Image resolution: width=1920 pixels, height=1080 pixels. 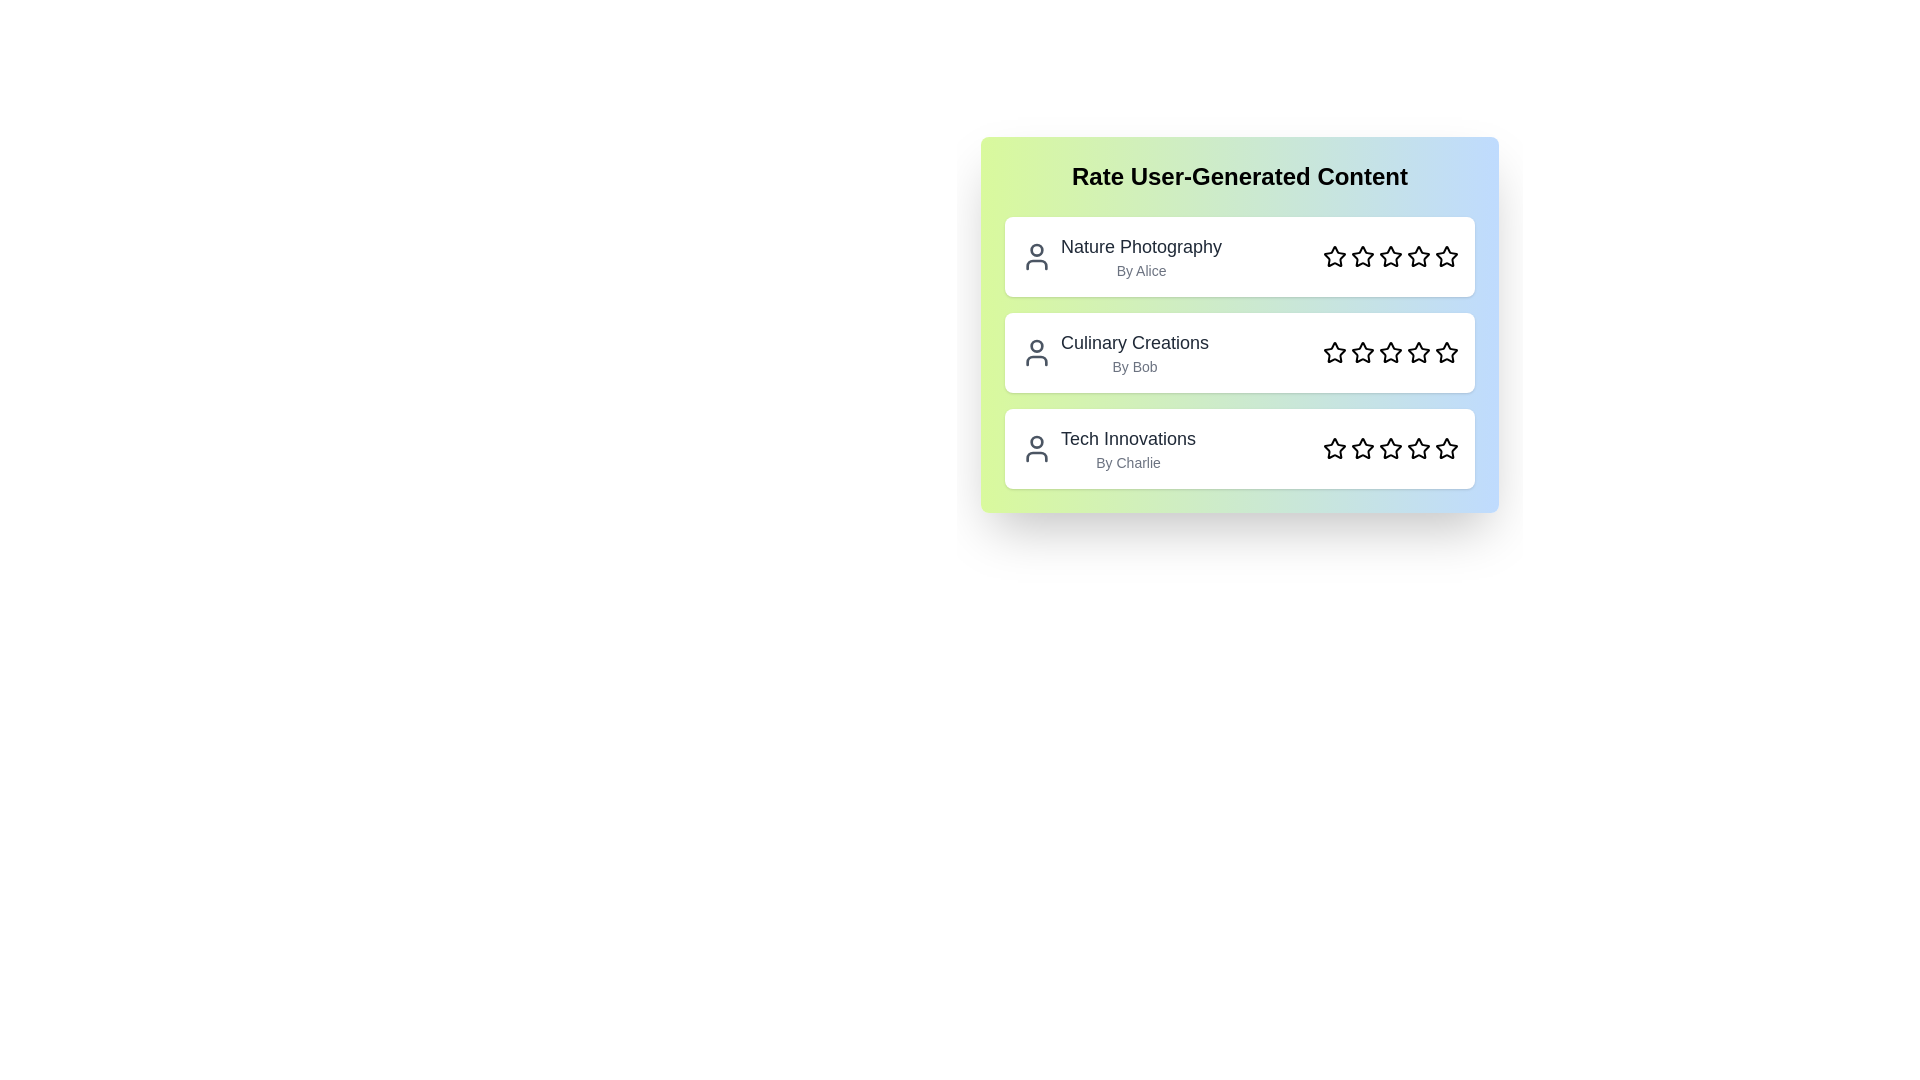 I want to click on the star corresponding to the rating 2 for the content Nature Photography, so click(x=1362, y=256).